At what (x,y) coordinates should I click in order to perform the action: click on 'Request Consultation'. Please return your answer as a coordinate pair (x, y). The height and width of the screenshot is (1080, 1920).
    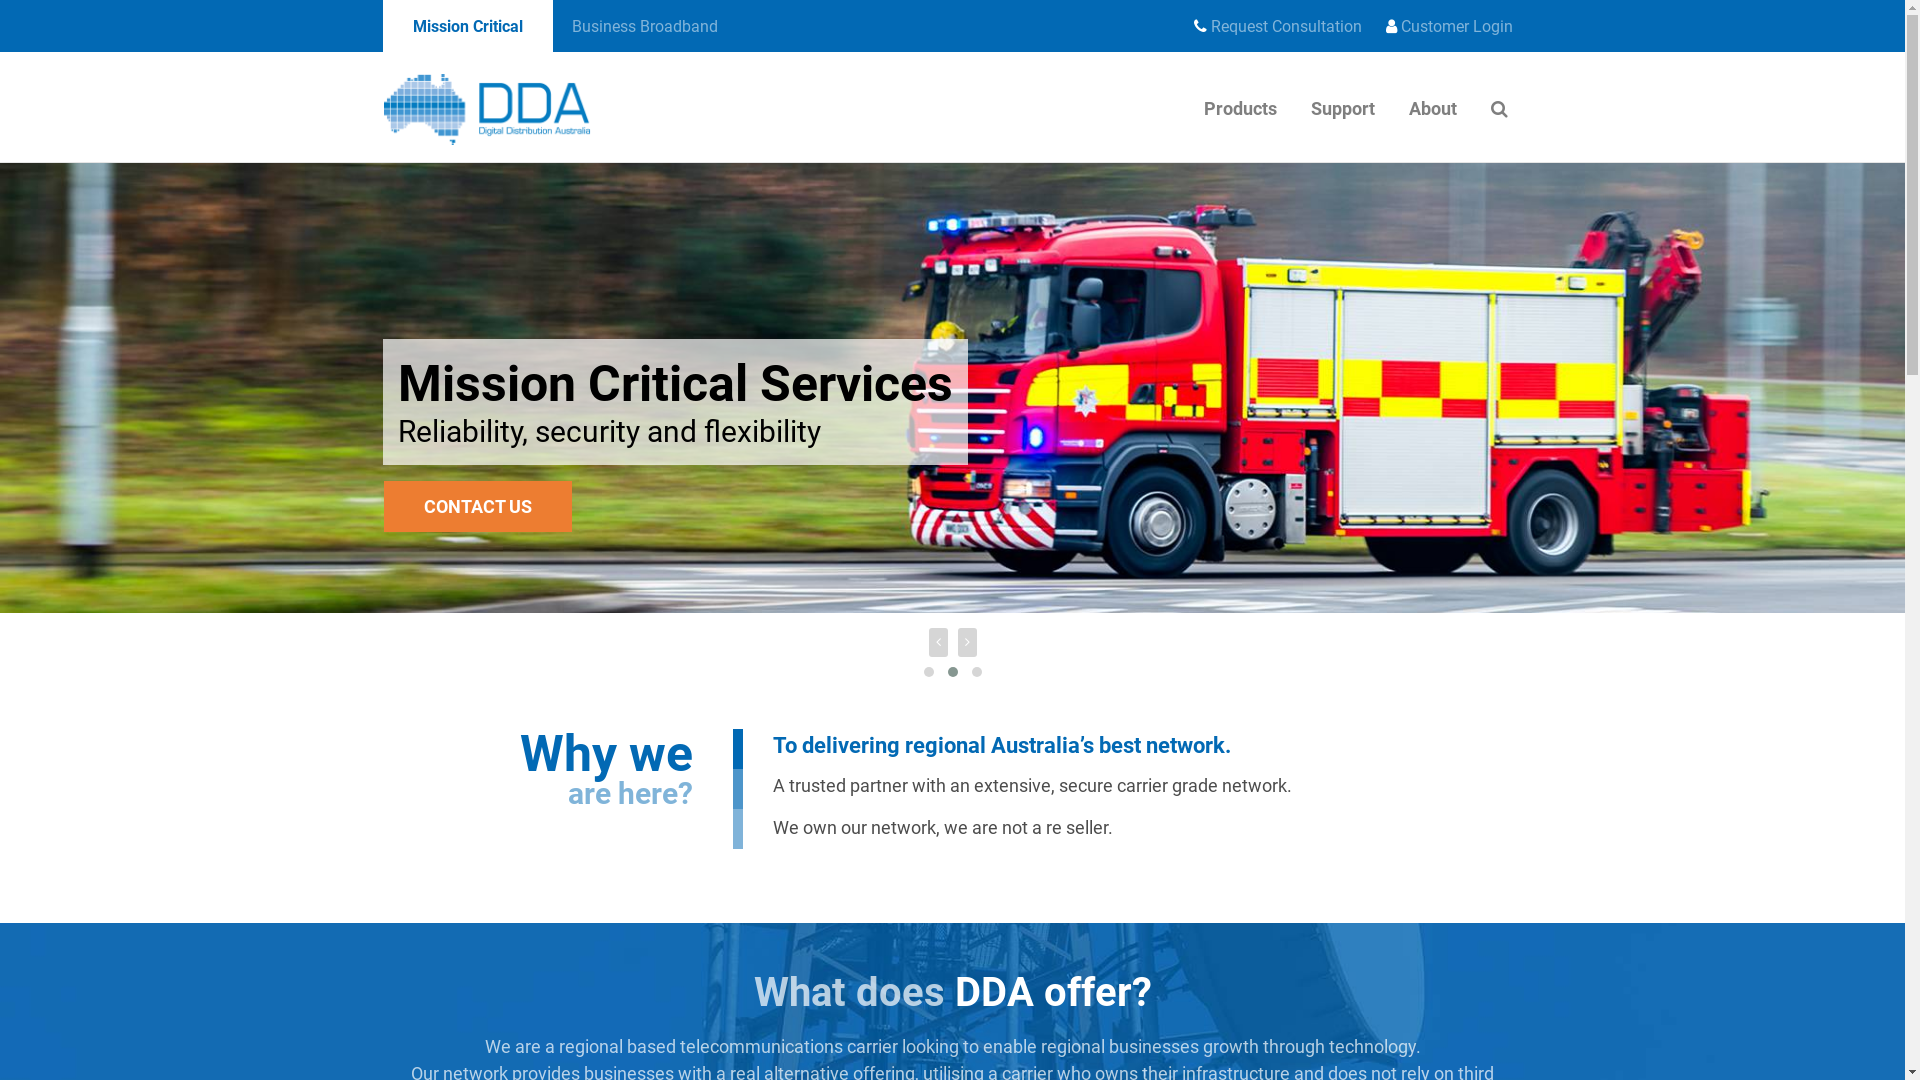
    Looking at the image, I should click on (1276, 27).